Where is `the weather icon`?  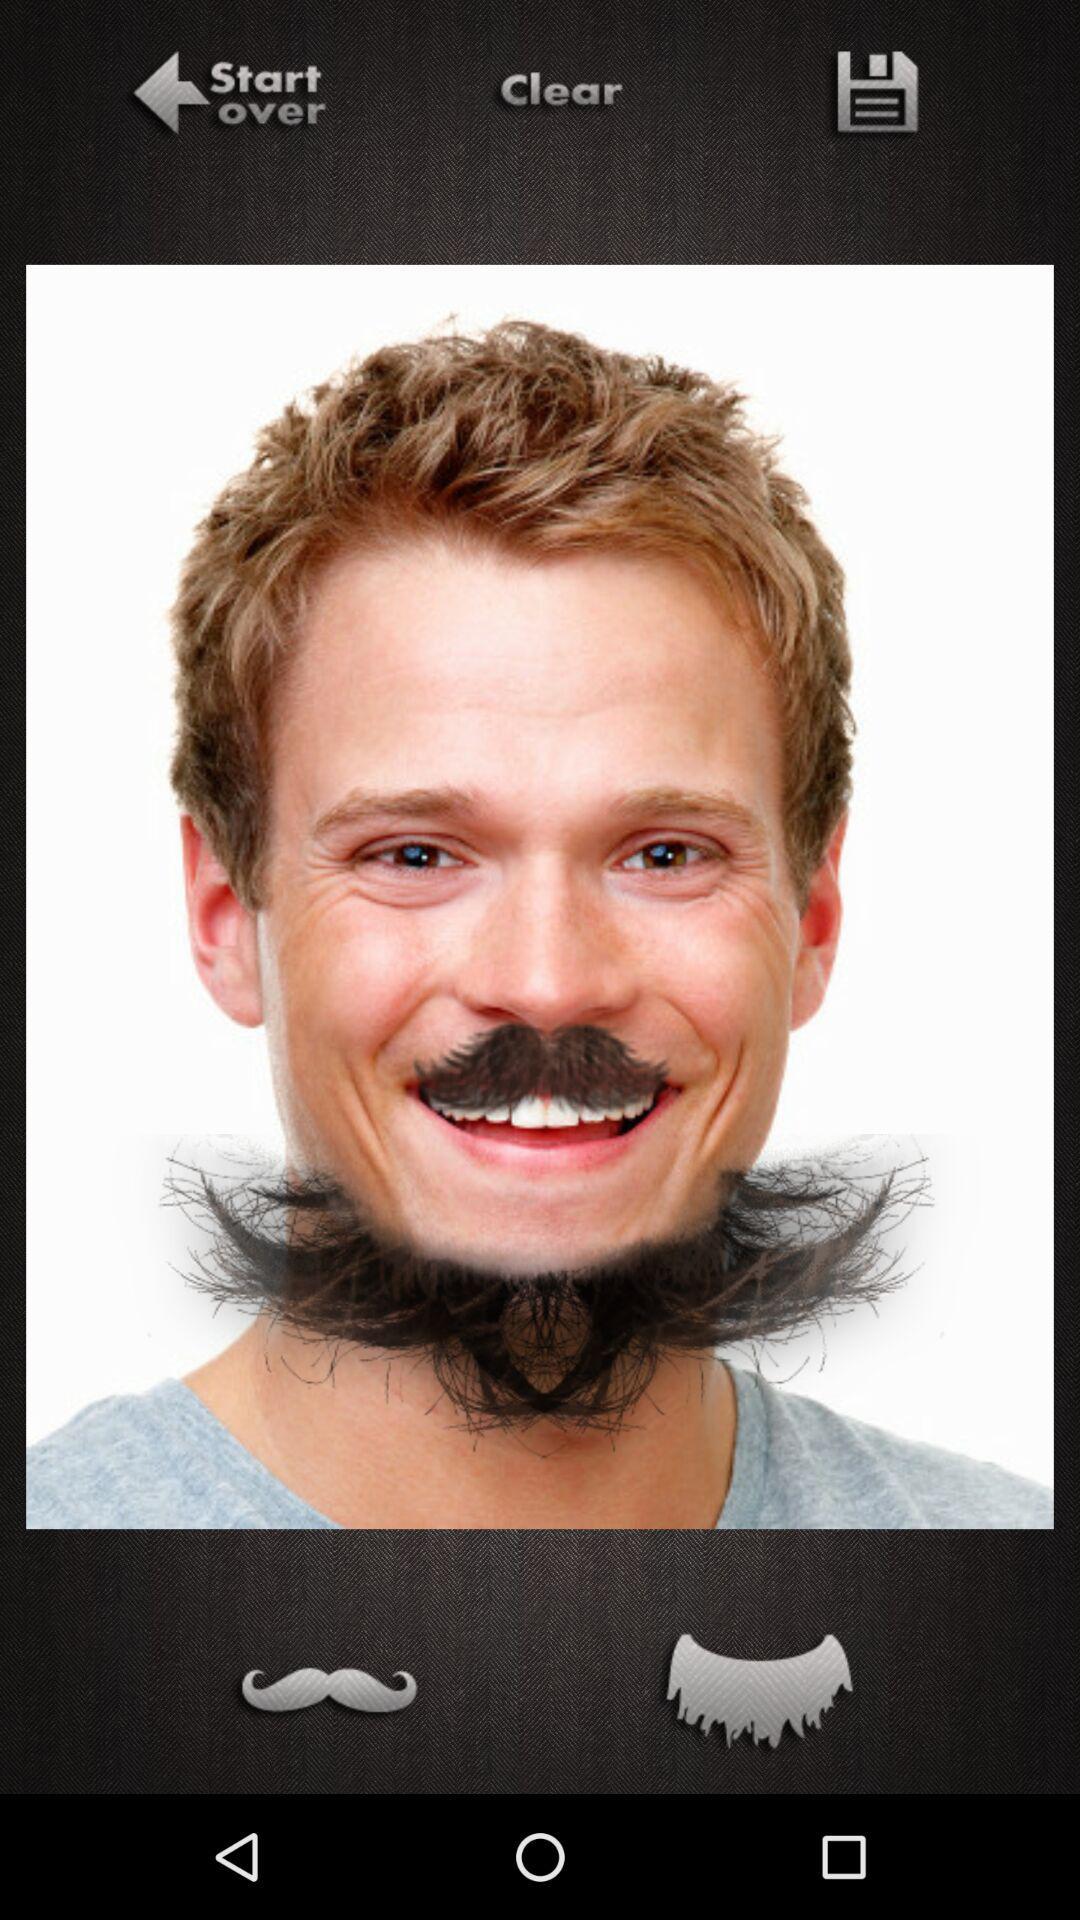
the weather icon is located at coordinates (323, 1695).